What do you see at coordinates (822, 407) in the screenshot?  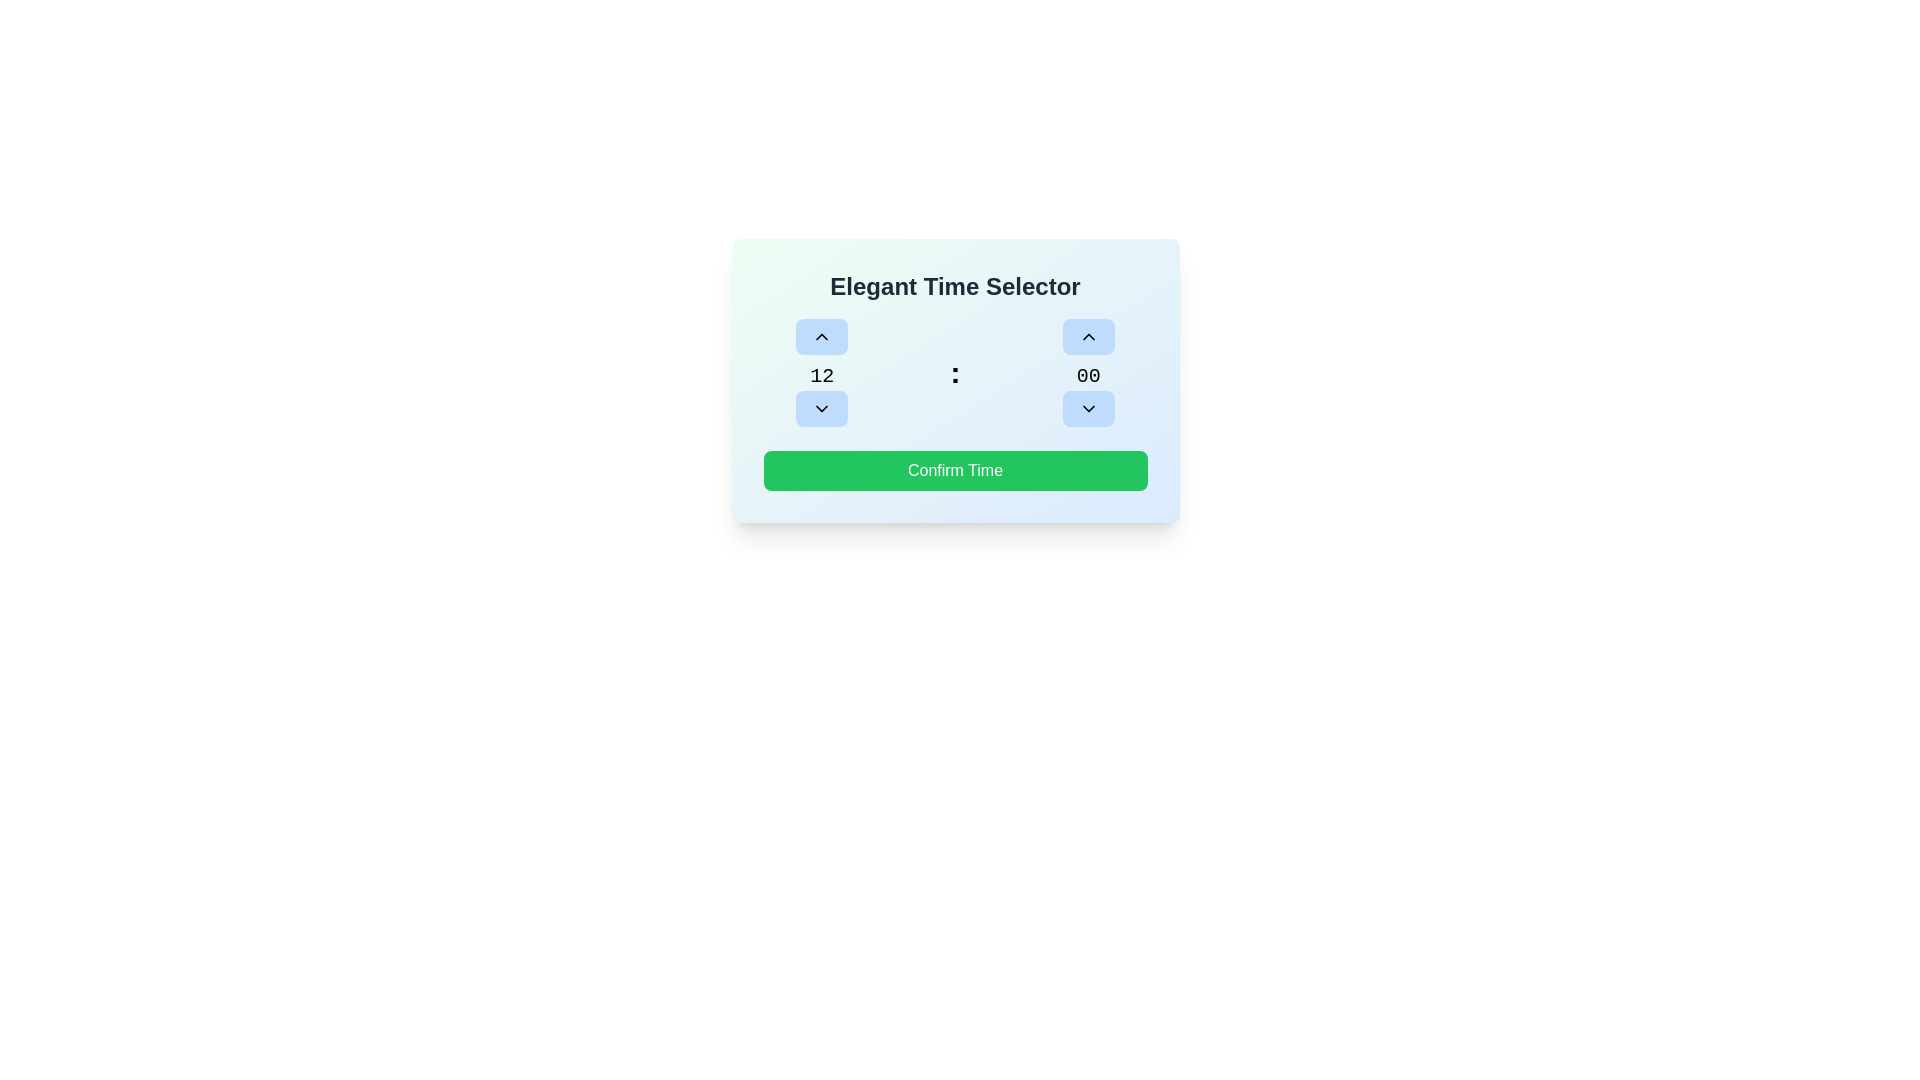 I see `the button that decreases the hour in the time selector` at bounding box center [822, 407].